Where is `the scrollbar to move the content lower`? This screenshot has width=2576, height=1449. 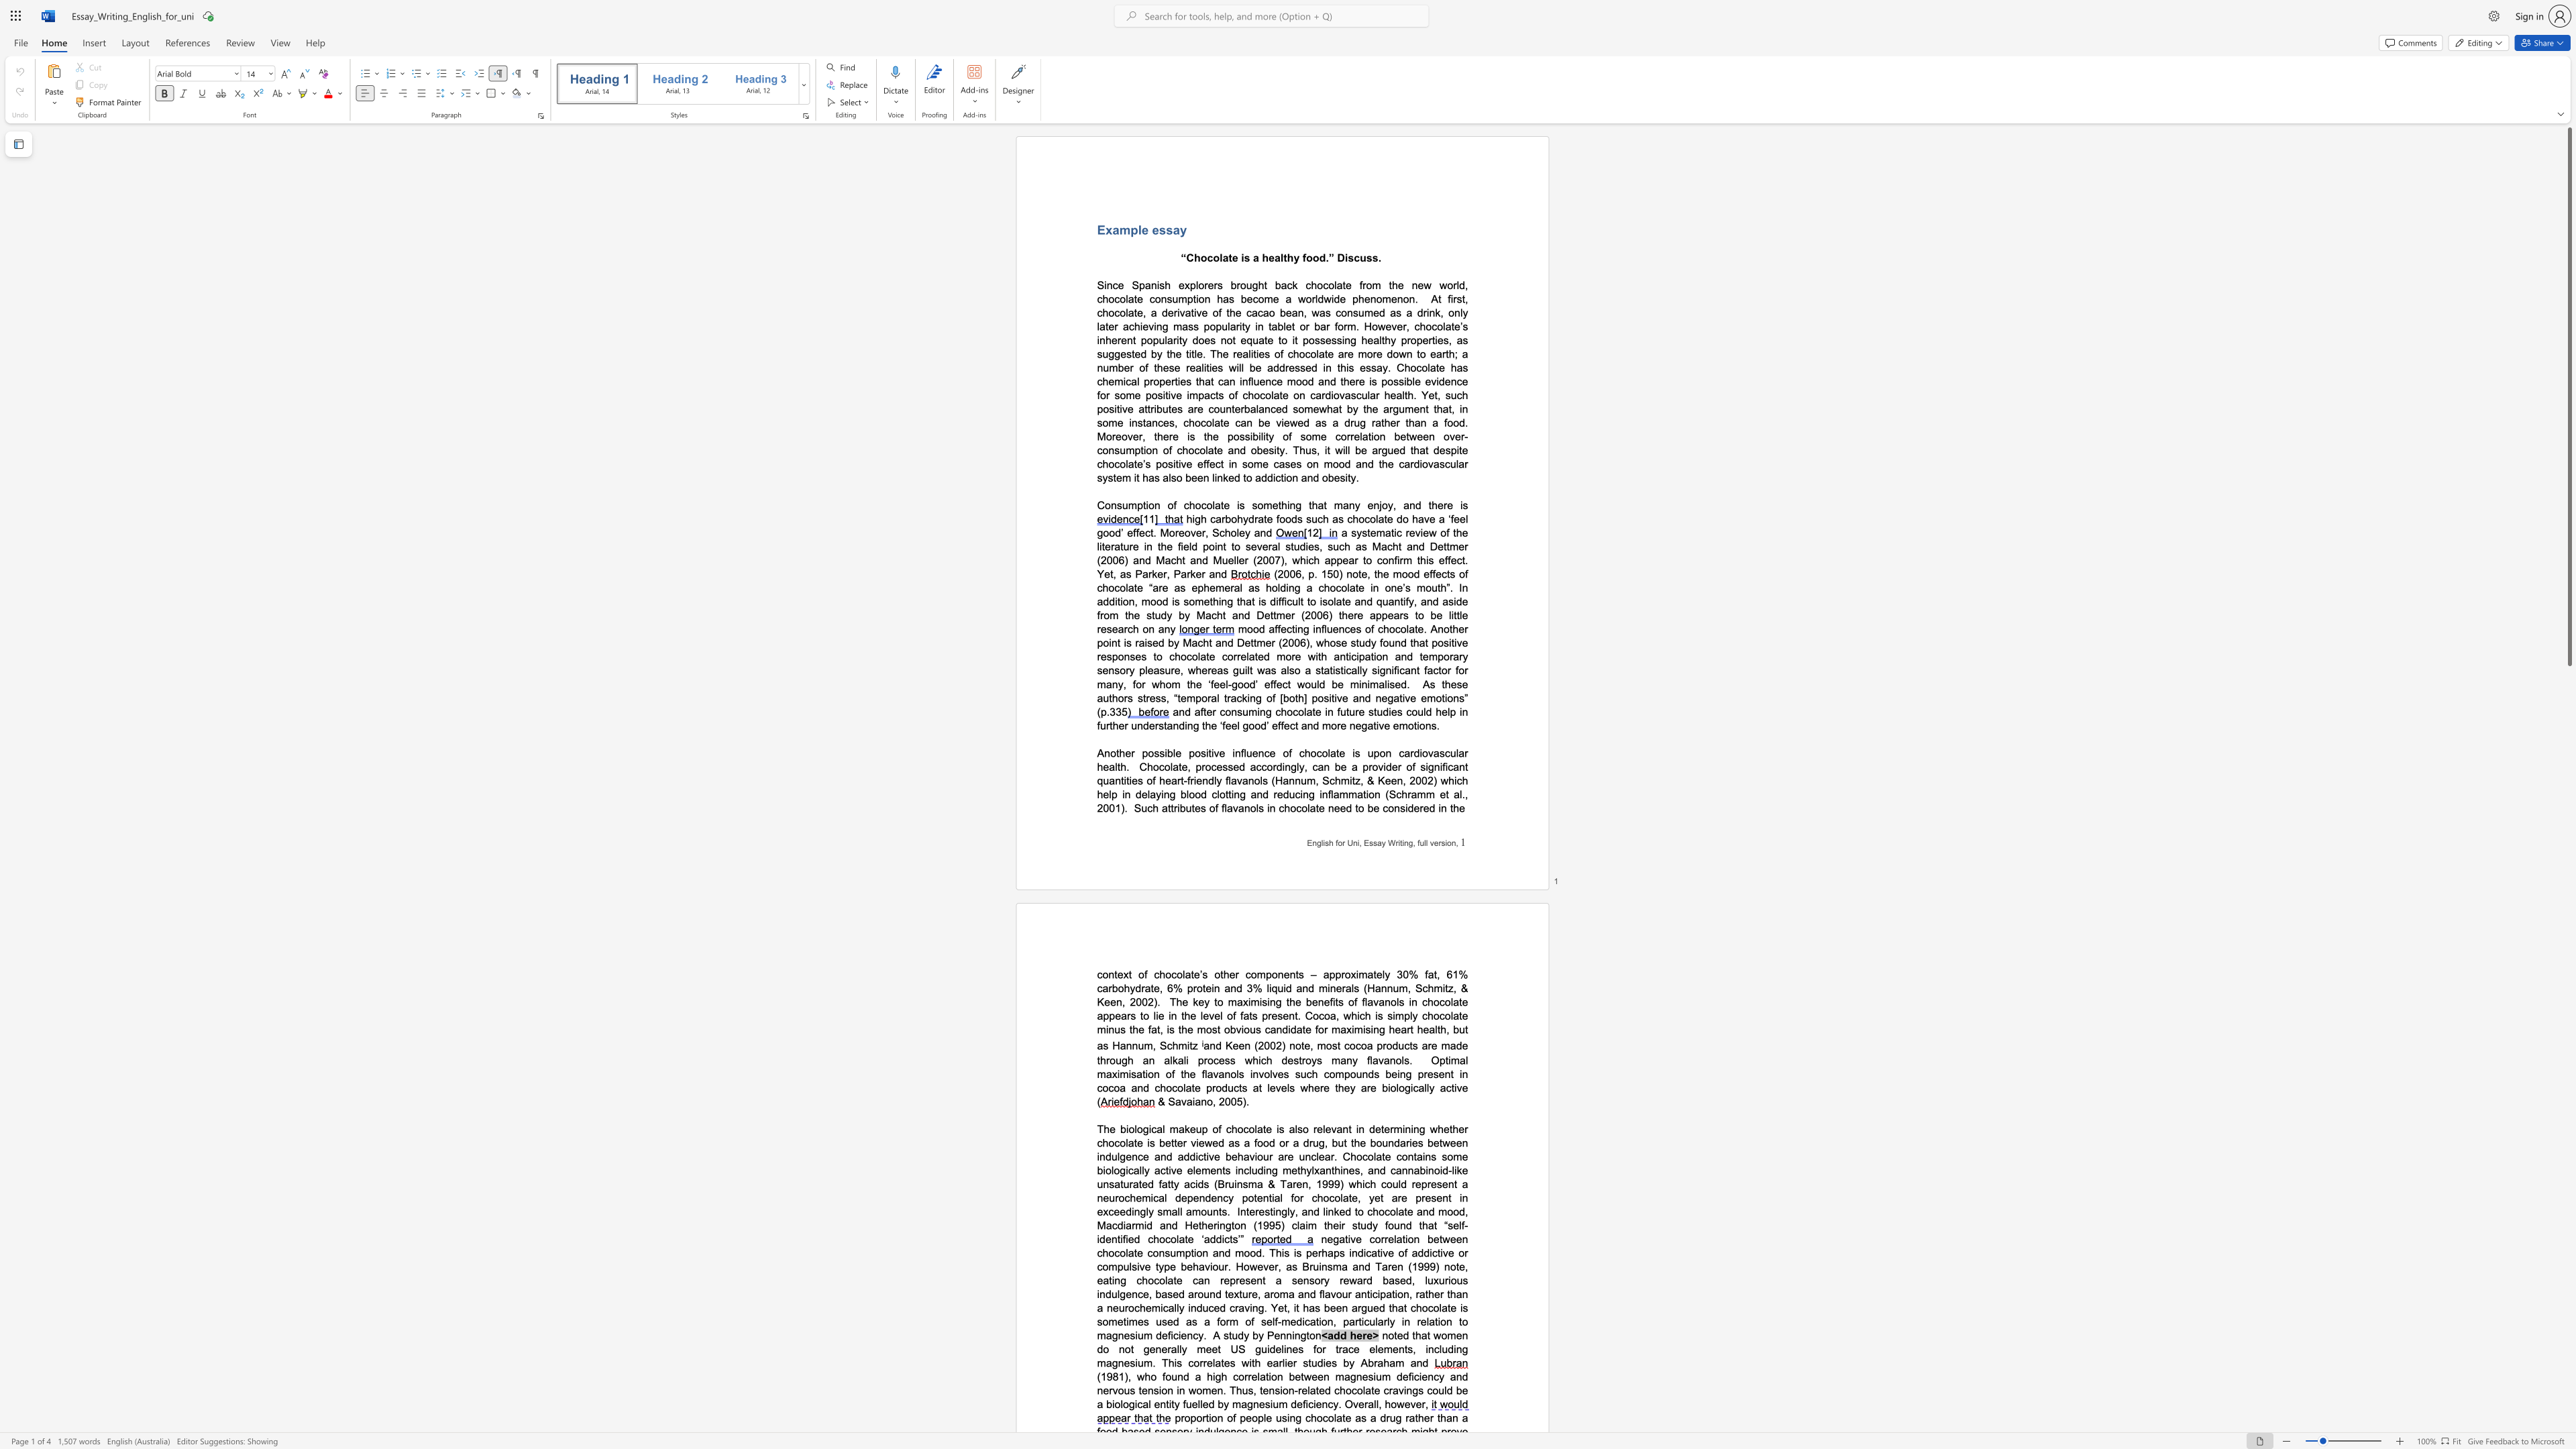
the scrollbar to move the content lower is located at coordinates (2568, 1132).